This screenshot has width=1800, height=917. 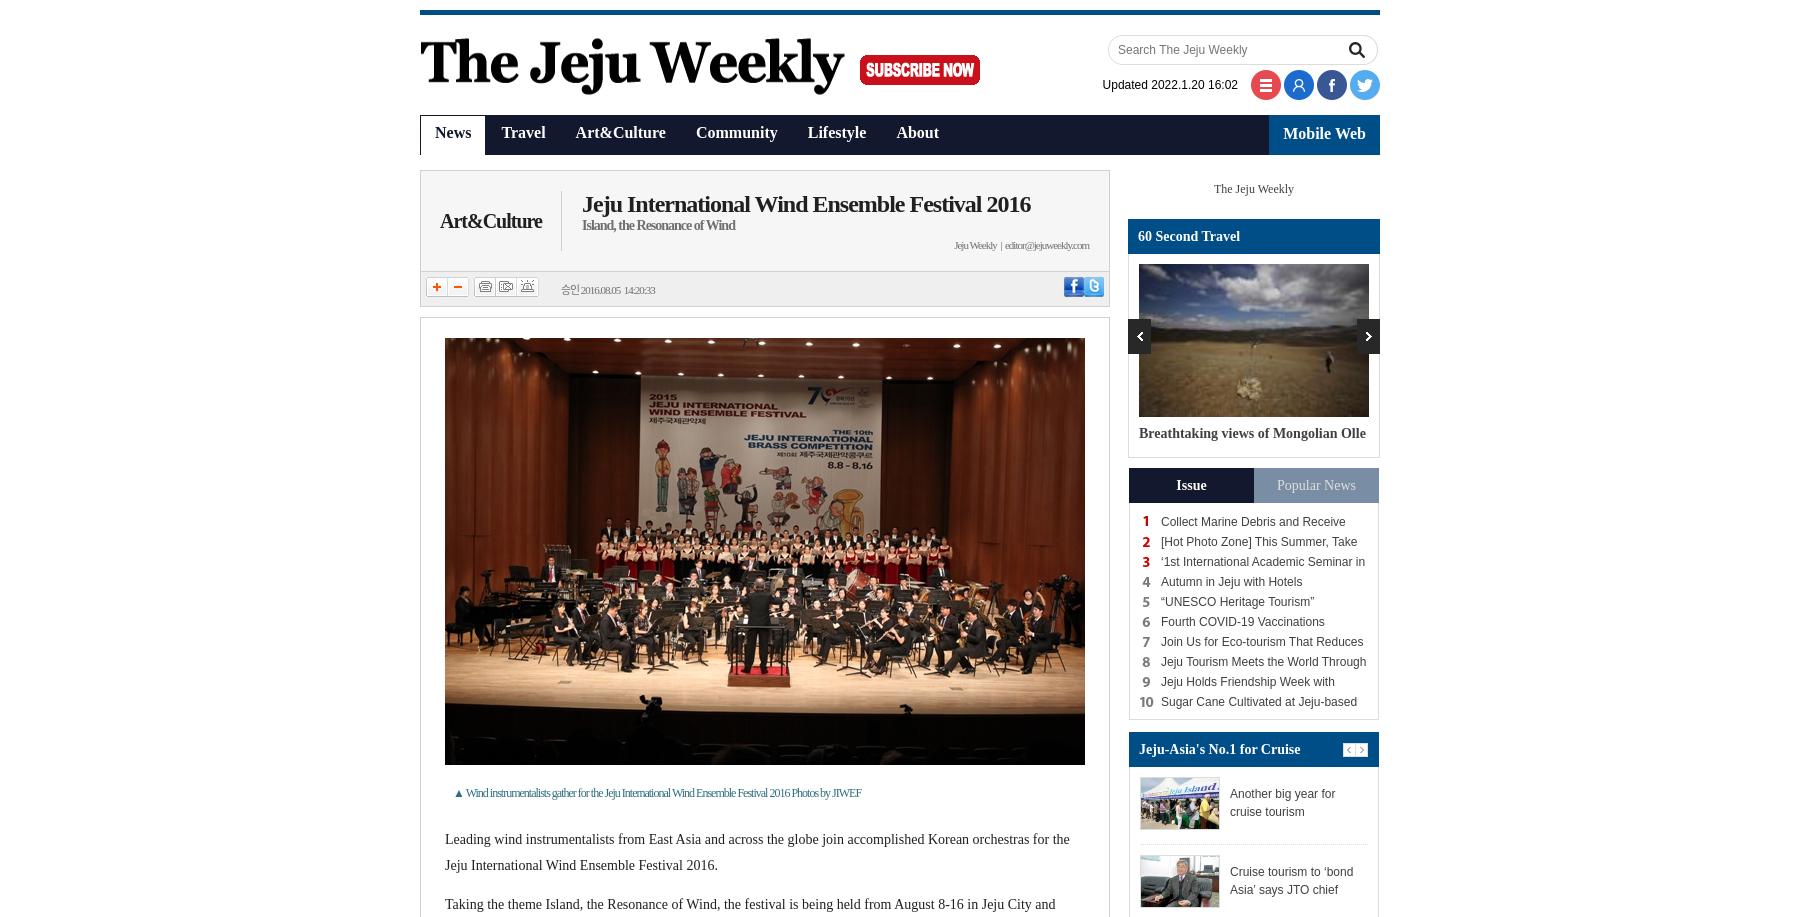 What do you see at coordinates (916, 132) in the screenshot?
I see `'About'` at bounding box center [916, 132].